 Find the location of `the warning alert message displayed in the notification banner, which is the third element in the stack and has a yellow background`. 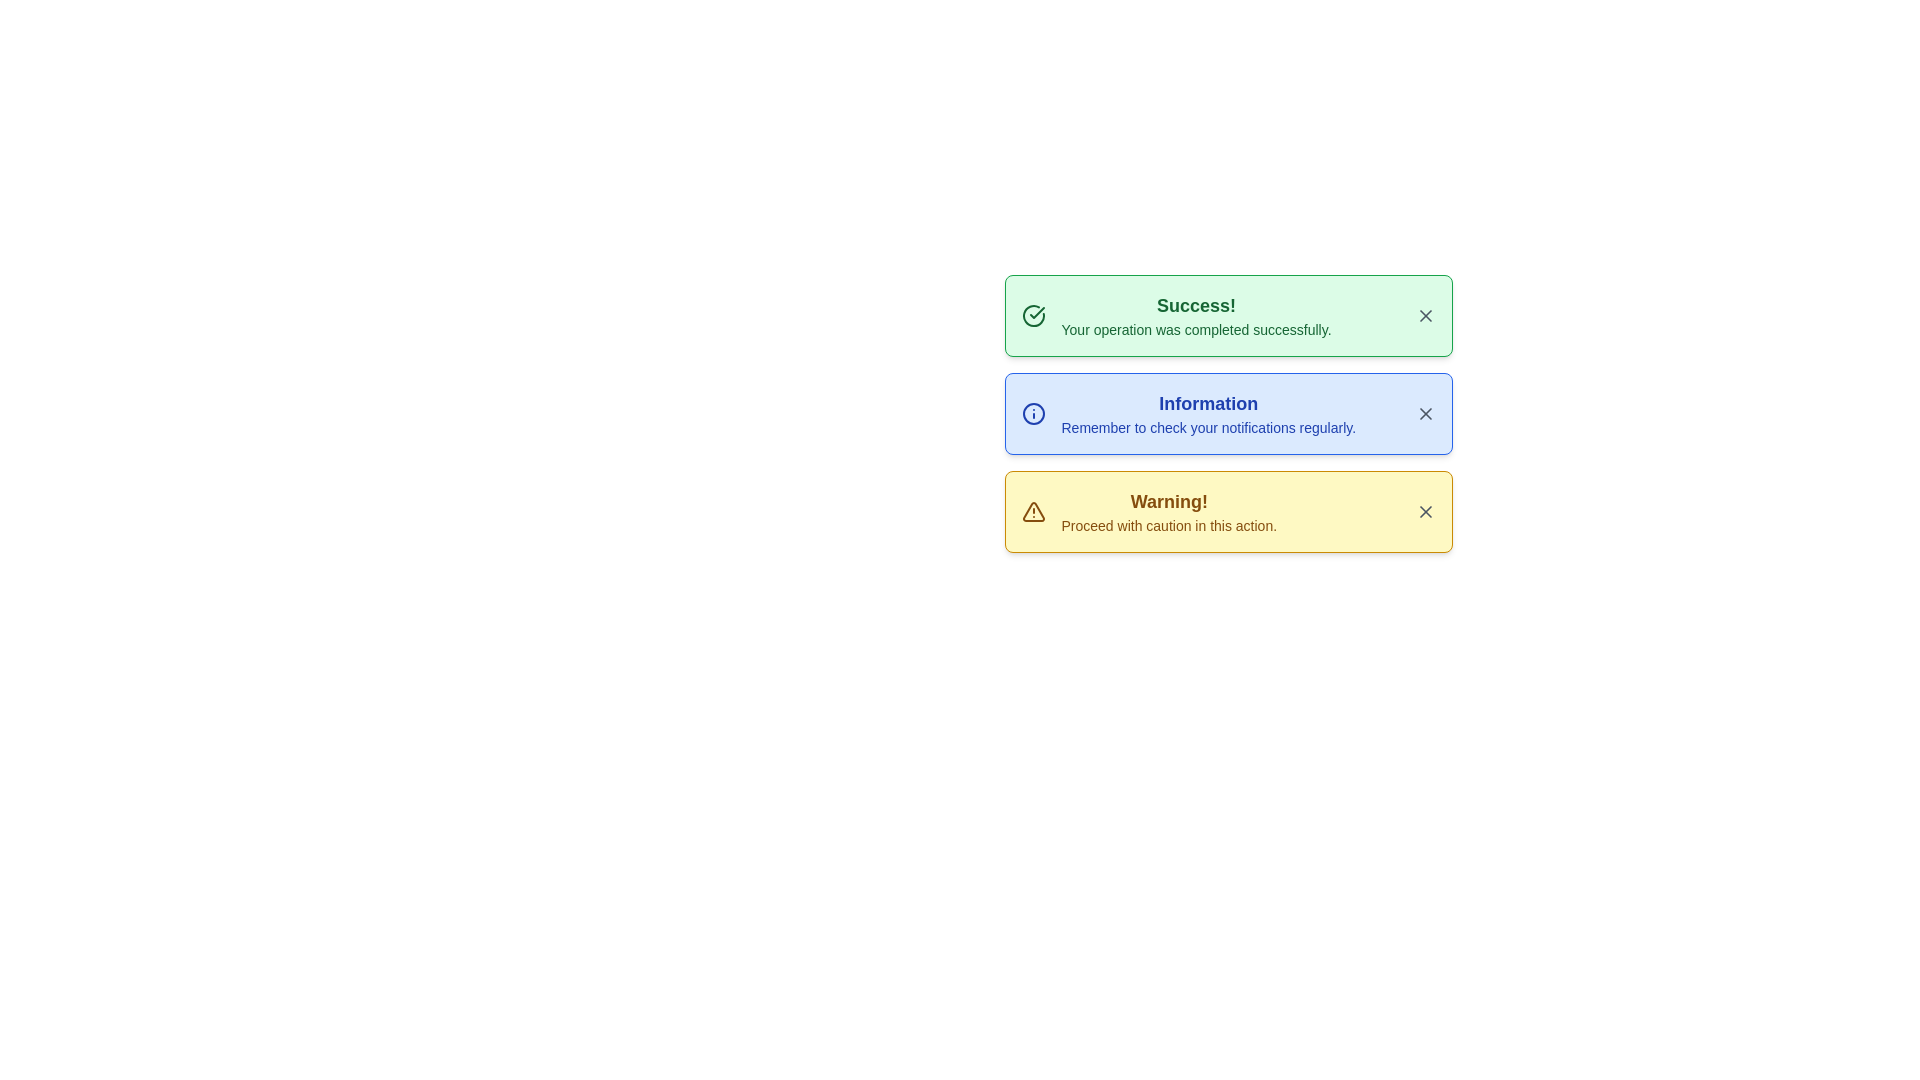

the warning alert message displayed in the notification banner, which is the third element in the stack and has a yellow background is located at coordinates (1169, 511).